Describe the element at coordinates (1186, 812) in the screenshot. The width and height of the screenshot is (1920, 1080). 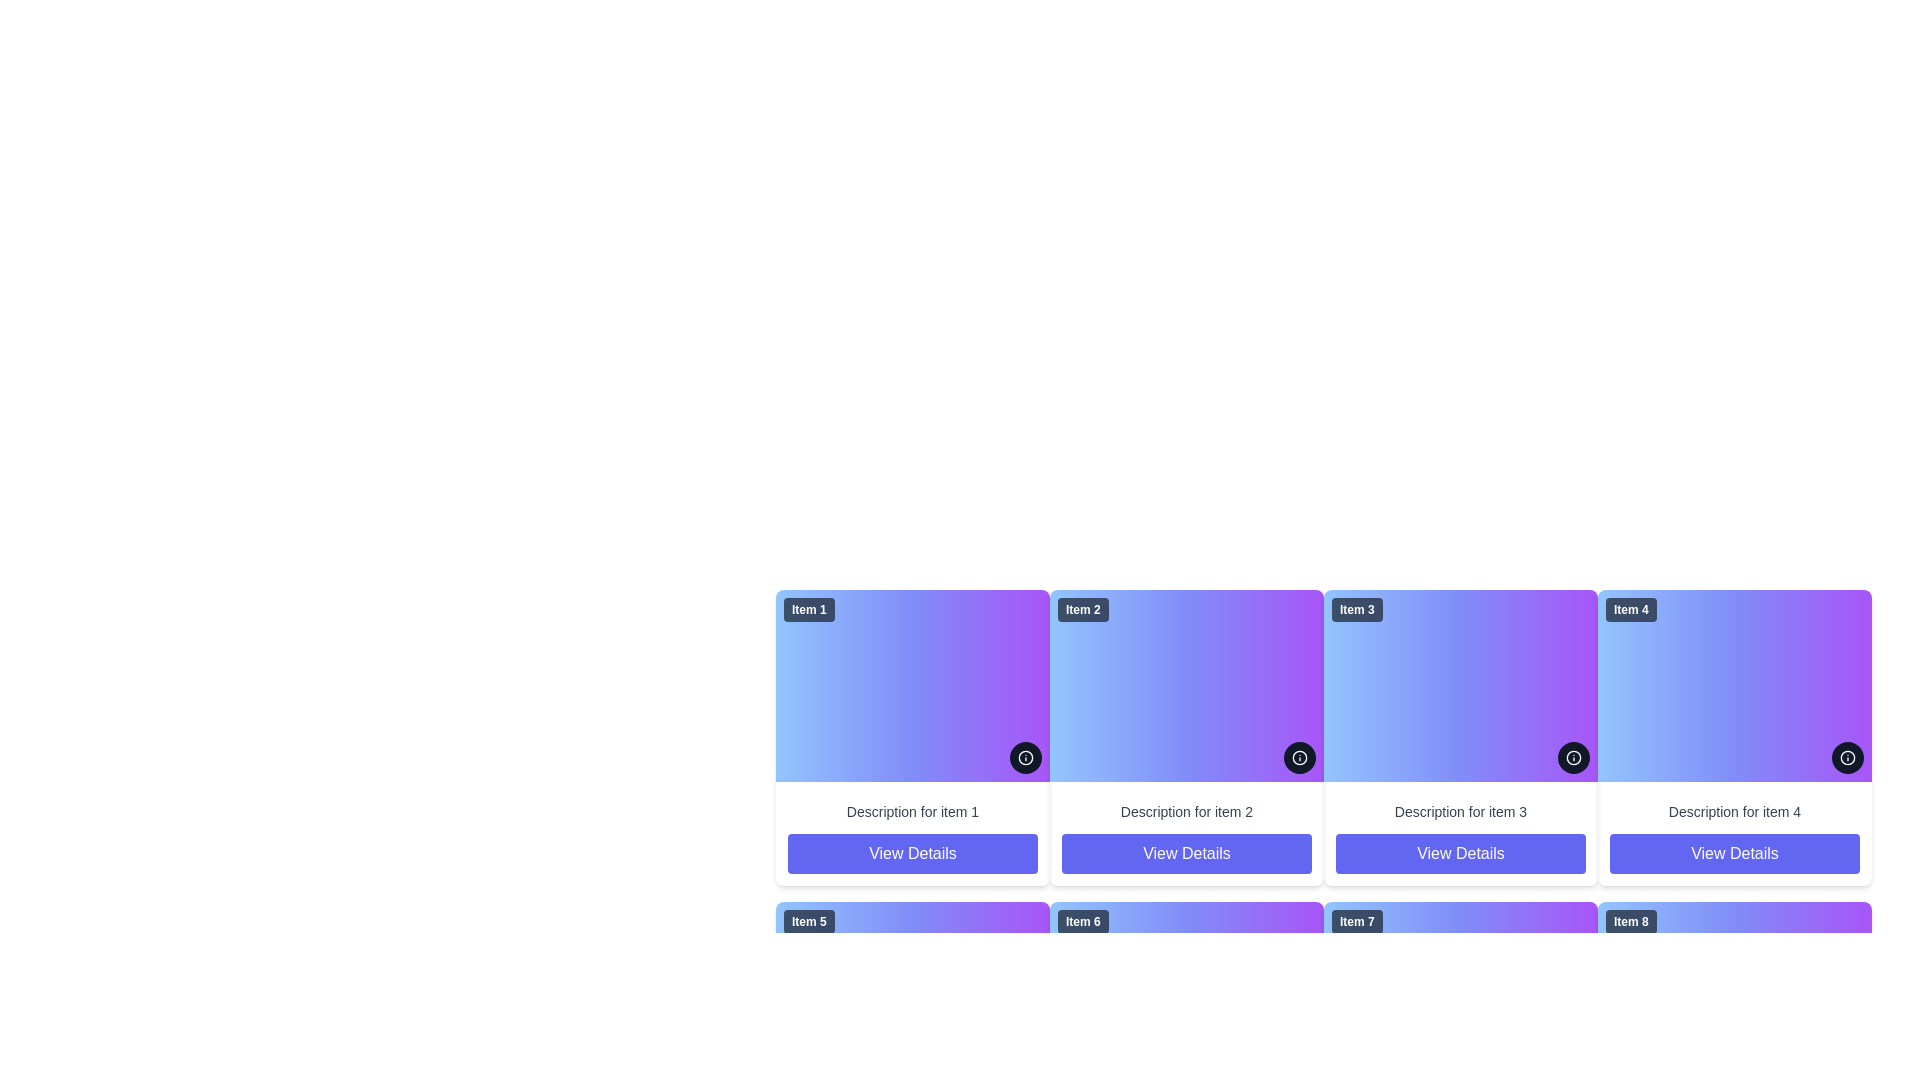
I see `the static text block displaying 'Description for item 2' which is styled with a medium-sized gray font and positioned within the card labeled 'Item 2'` at that location.